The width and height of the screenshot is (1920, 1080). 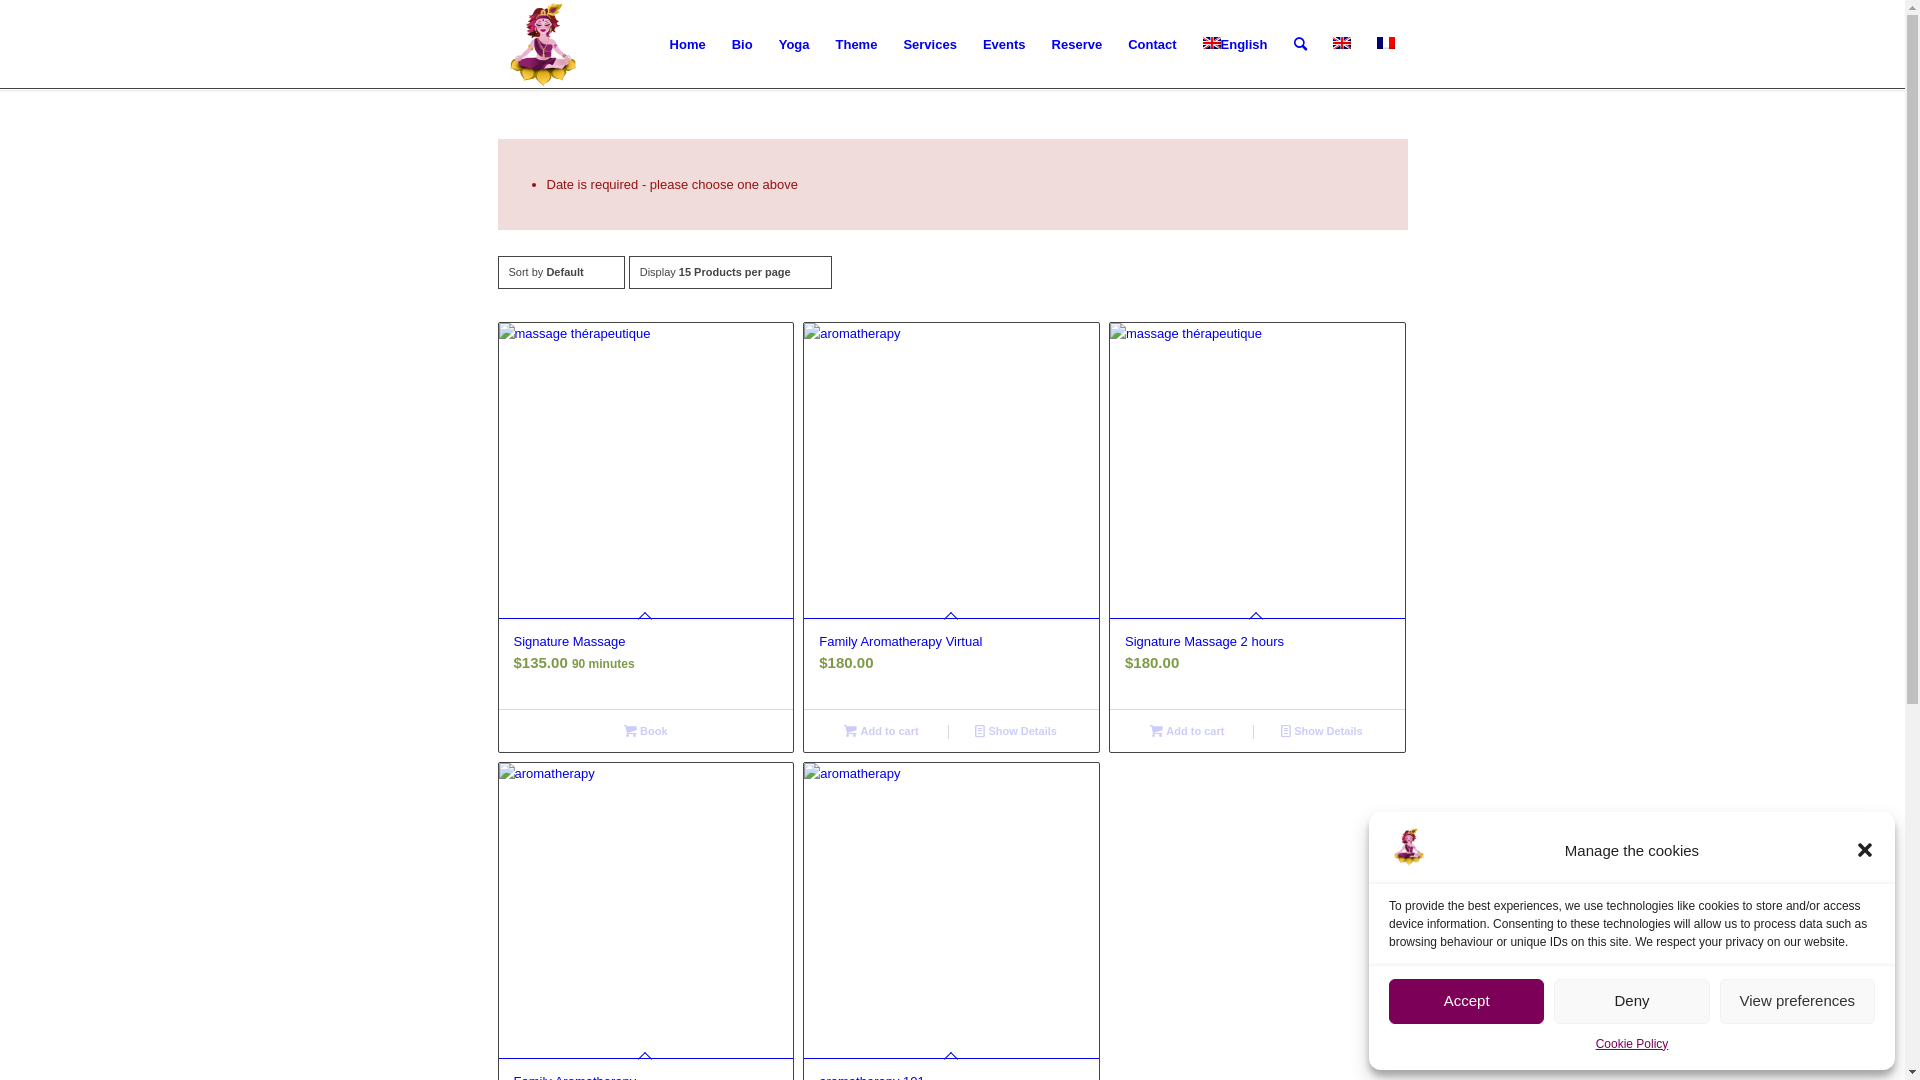 What do you see at coordinates (645, 731) in the screenshot?
I see `'Book'` at bounding box center [645, 731].